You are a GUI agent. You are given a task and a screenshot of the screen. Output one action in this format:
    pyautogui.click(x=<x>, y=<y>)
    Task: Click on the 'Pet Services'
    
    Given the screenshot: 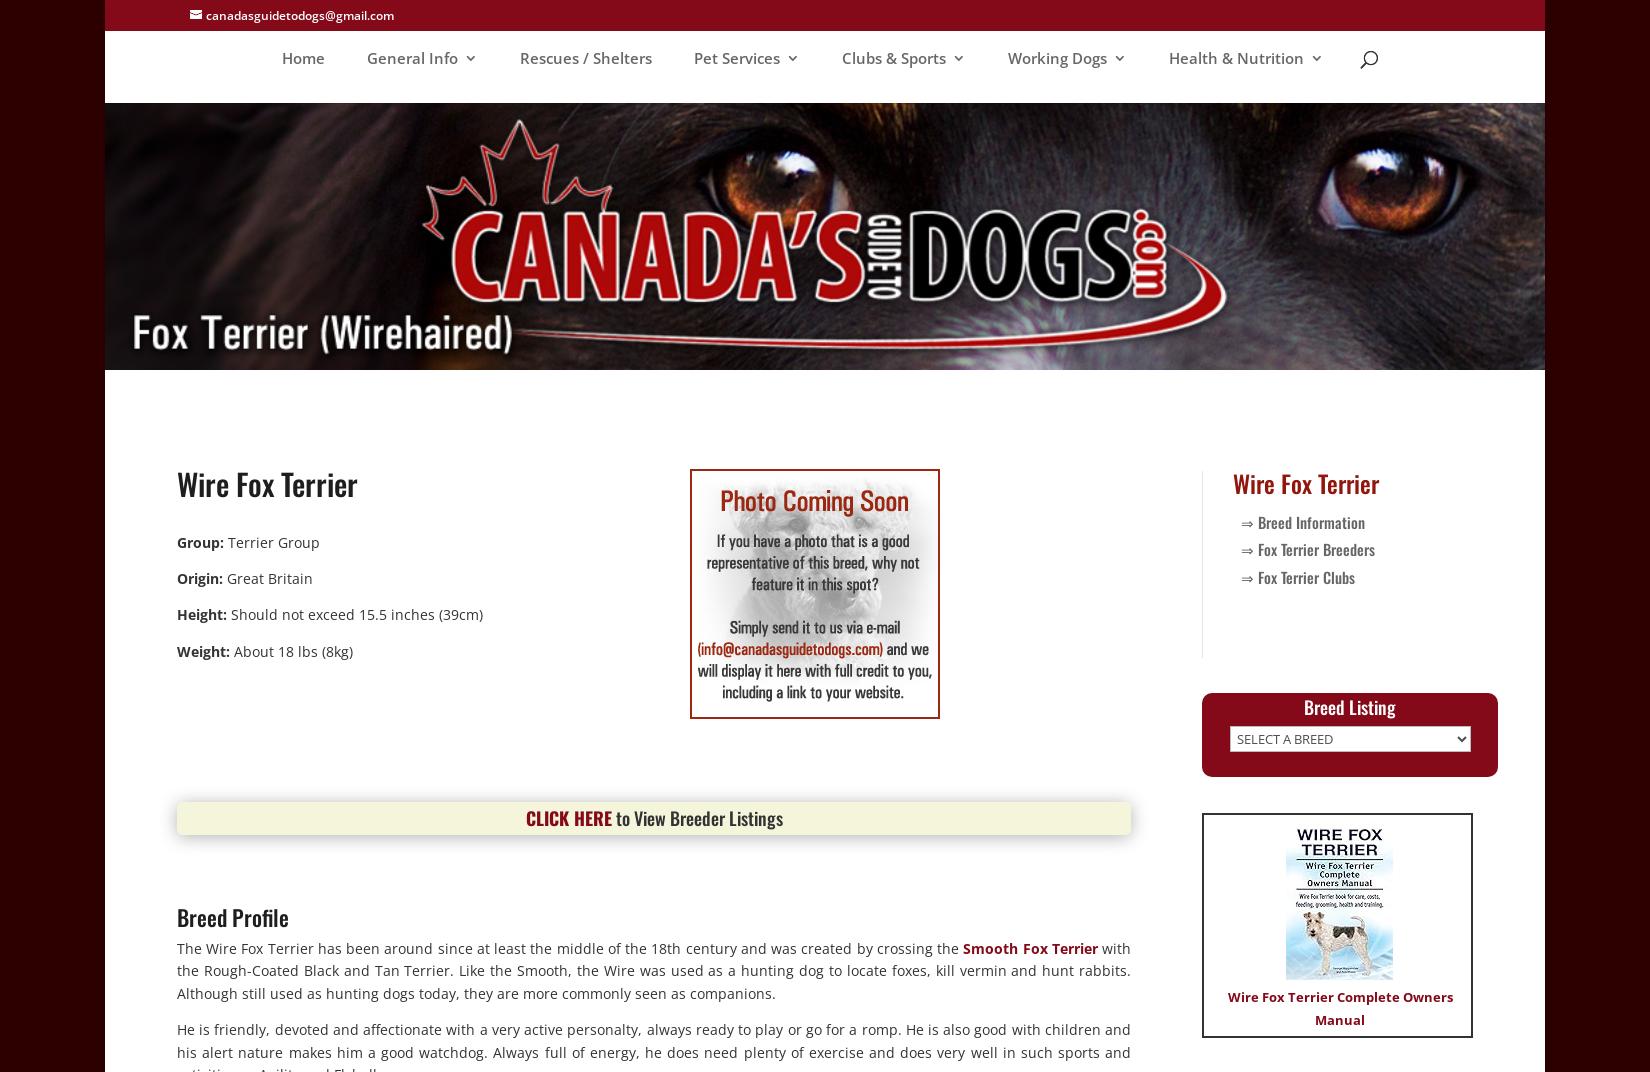 What is the action you would take?
    pyautogui.click(x=736, y=56)
    